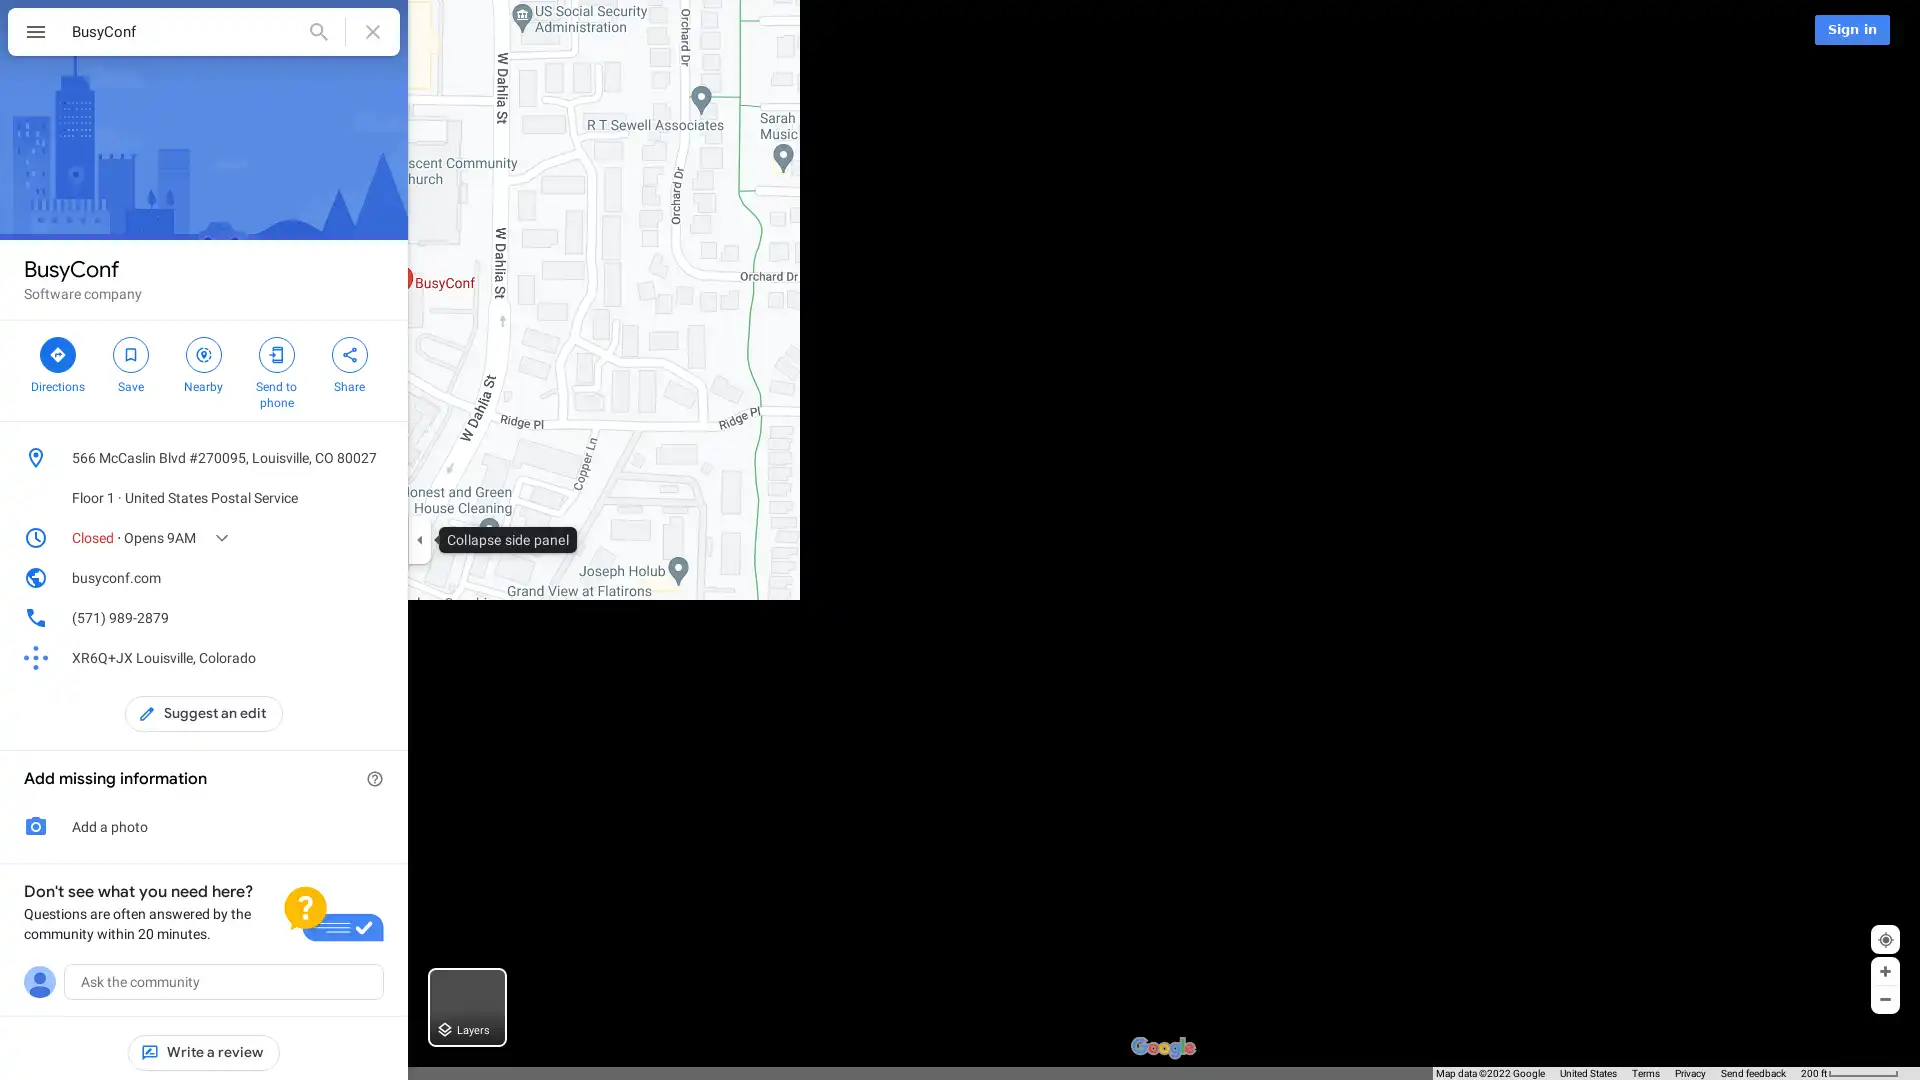  I want to click on Zoom in, so click(1884, 983).